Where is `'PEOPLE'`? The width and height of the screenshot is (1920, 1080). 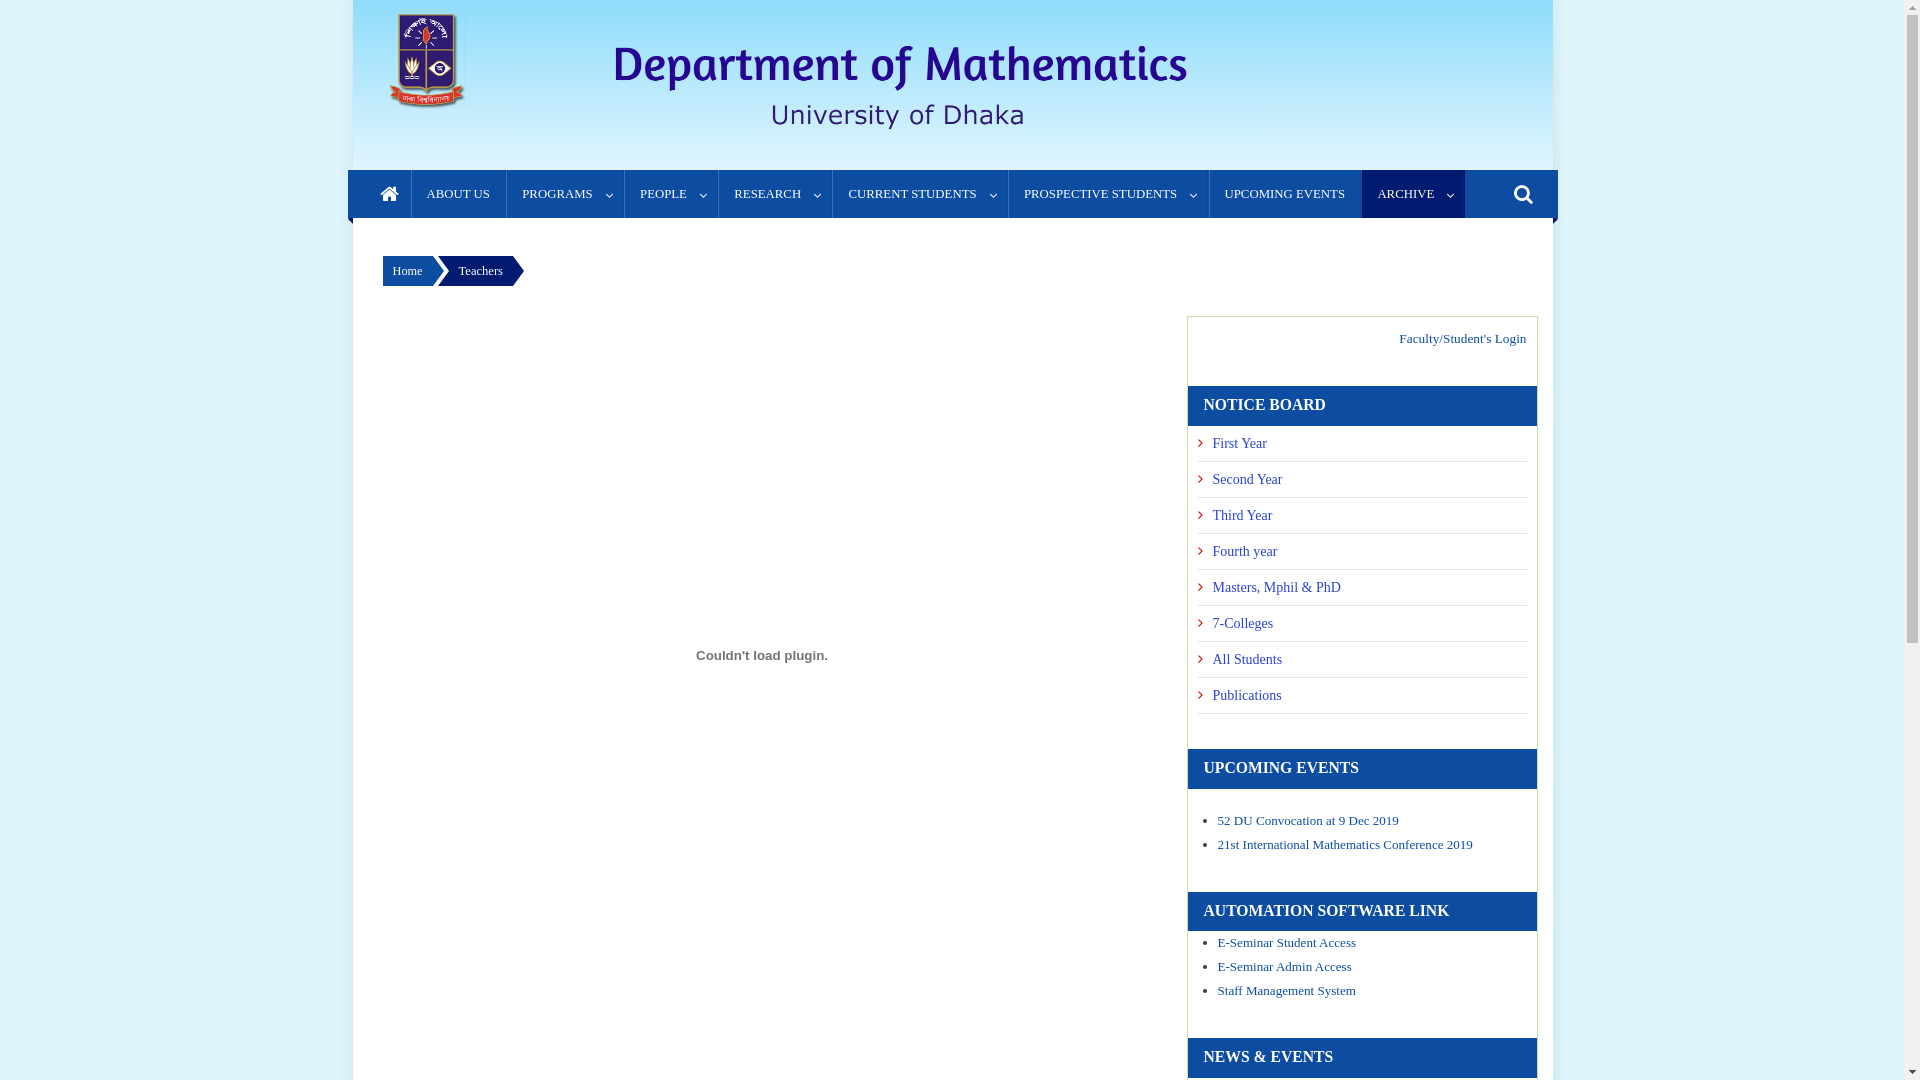 'PEOPLE' is located at coordinates (623, 193).